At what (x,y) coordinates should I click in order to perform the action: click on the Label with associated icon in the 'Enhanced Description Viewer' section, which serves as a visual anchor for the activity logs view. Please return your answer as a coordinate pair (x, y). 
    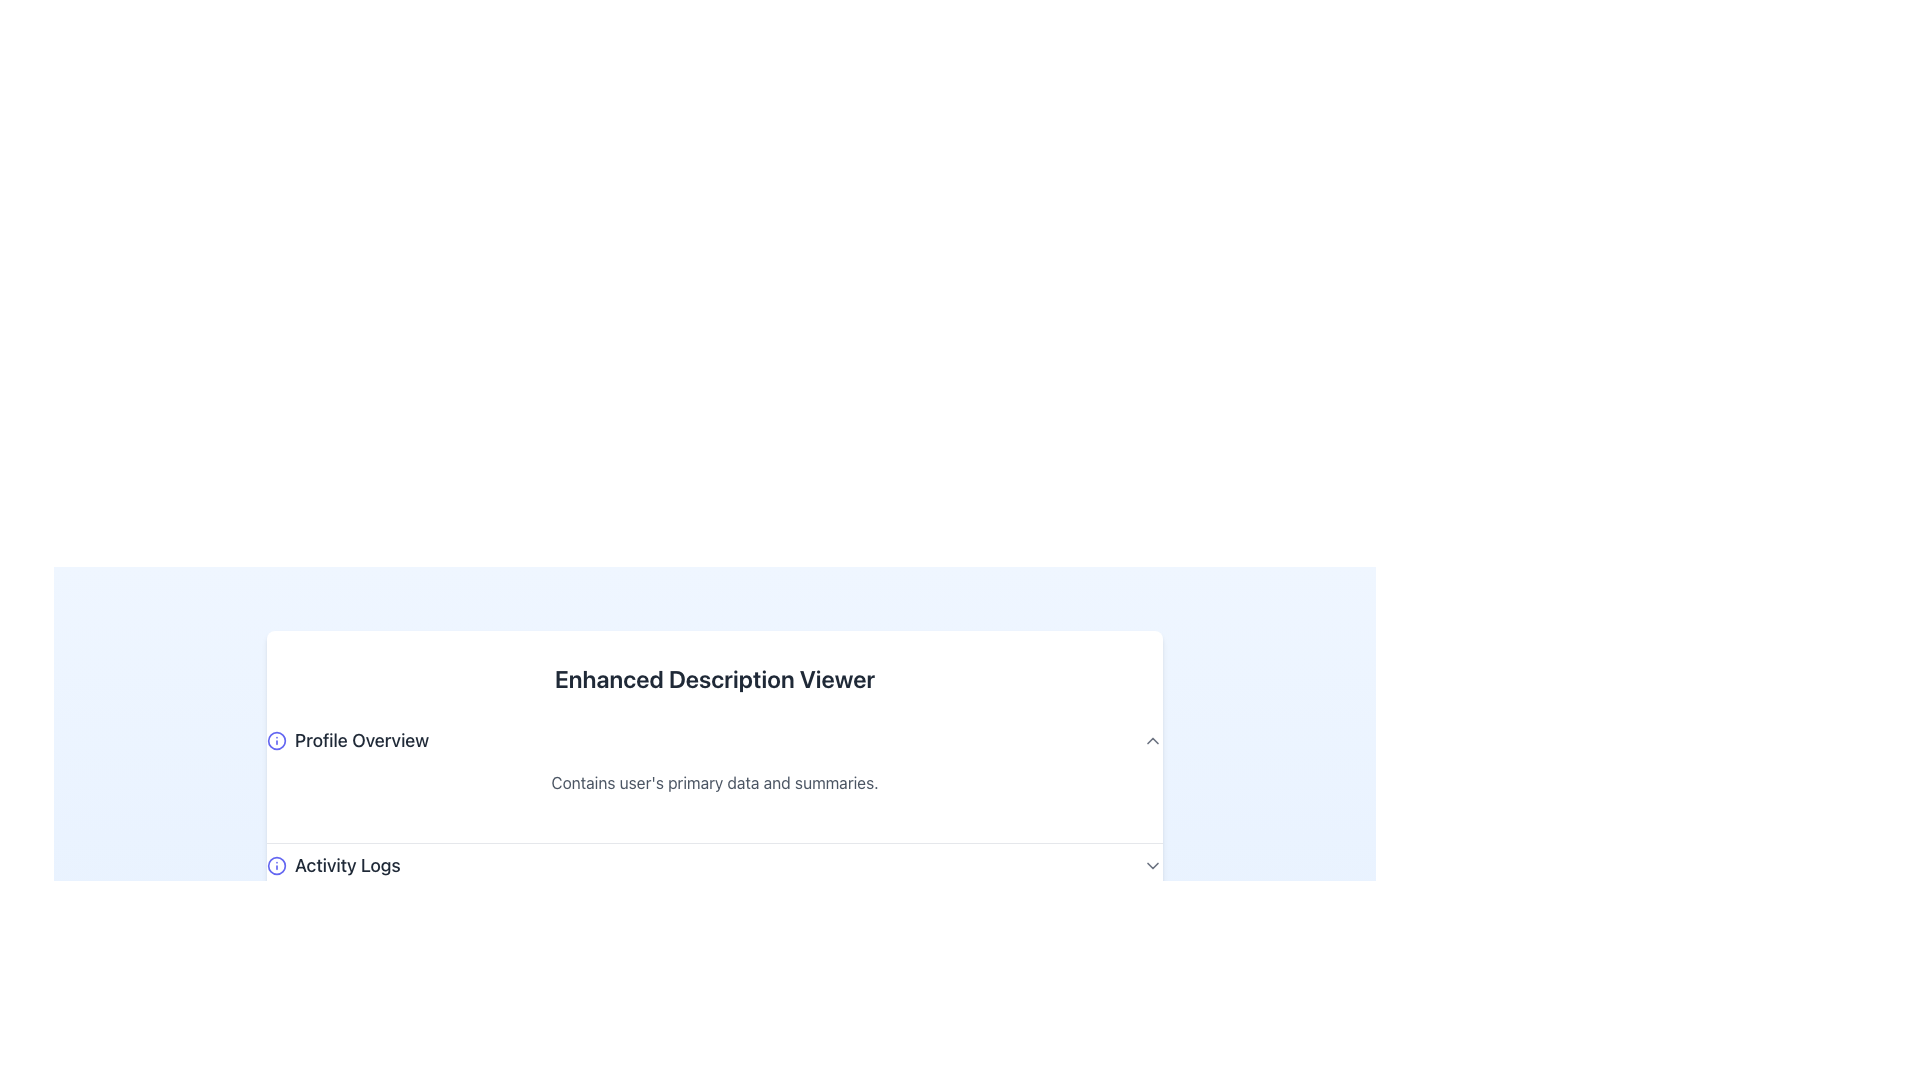
    Looking at the image, I should click on (333, 865).